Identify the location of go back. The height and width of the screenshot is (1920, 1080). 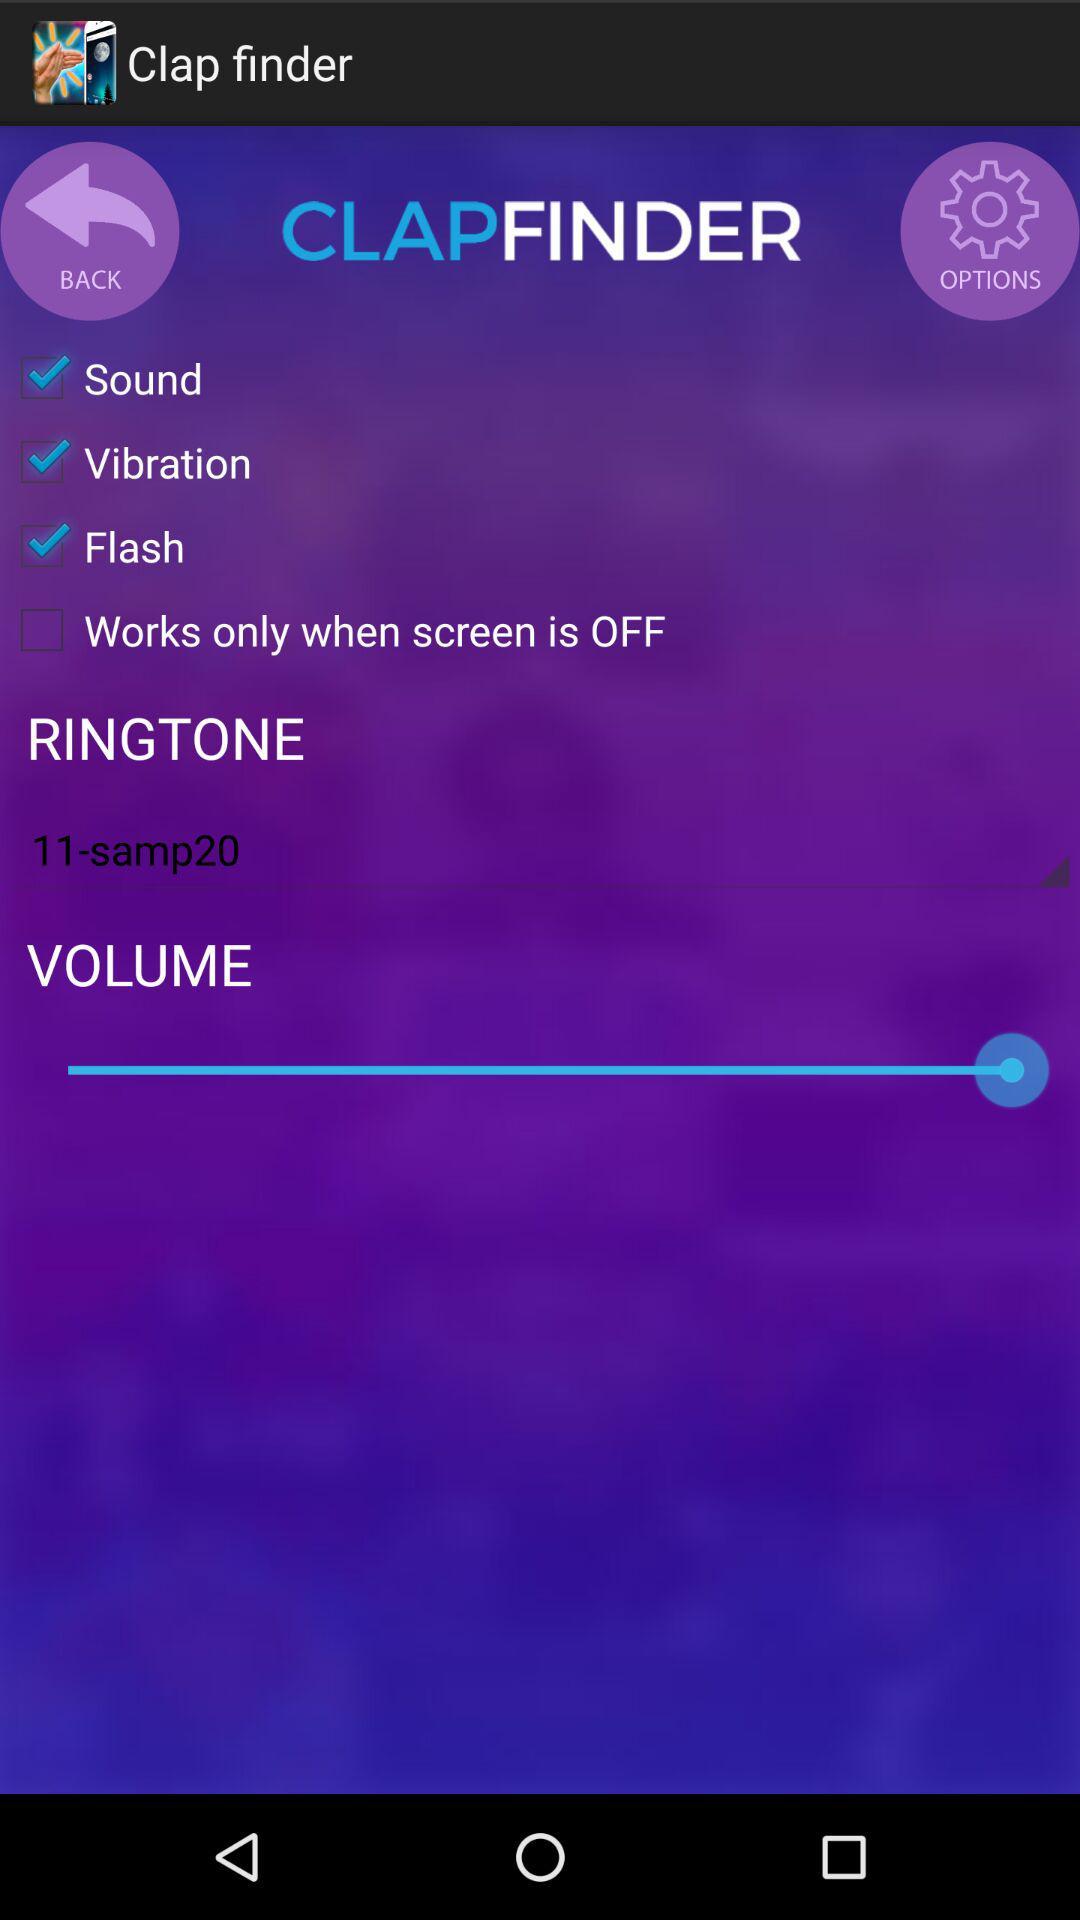
(88, 230).